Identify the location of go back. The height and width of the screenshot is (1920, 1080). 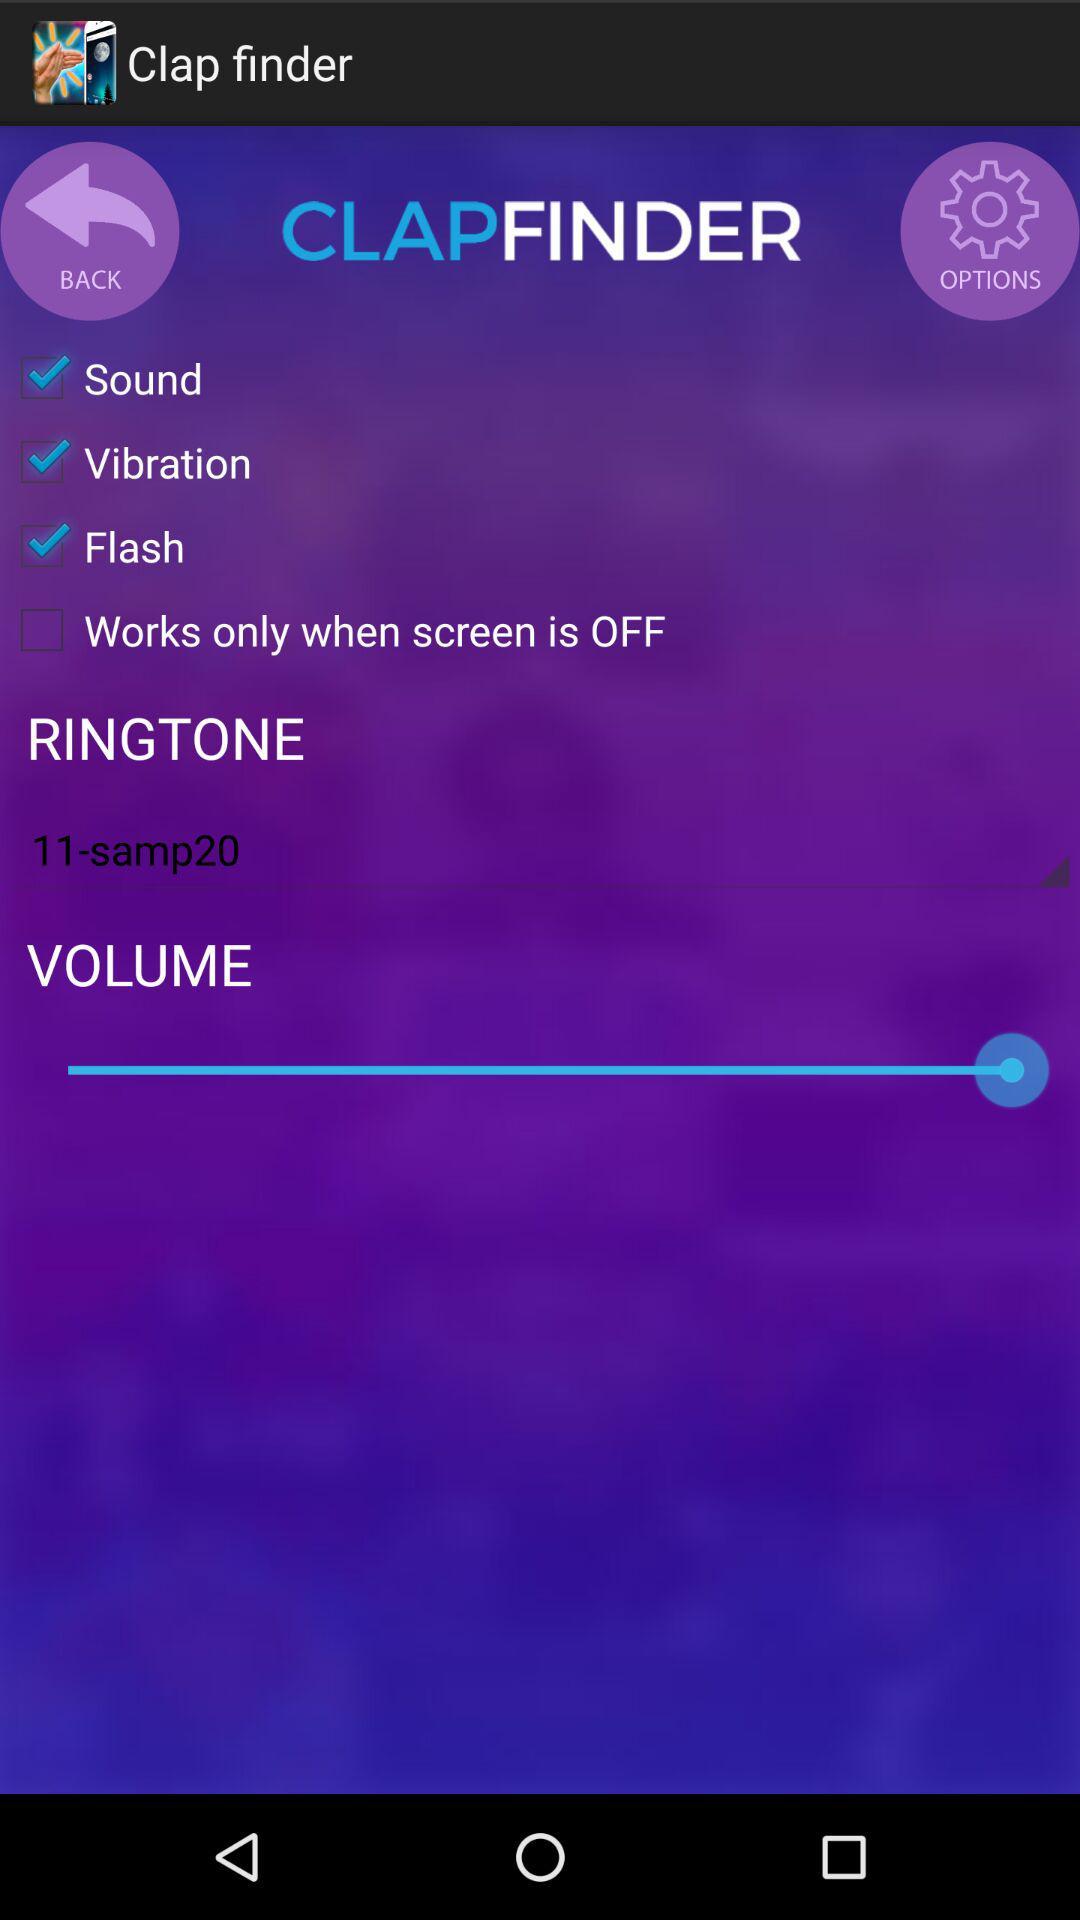
(88, 230).